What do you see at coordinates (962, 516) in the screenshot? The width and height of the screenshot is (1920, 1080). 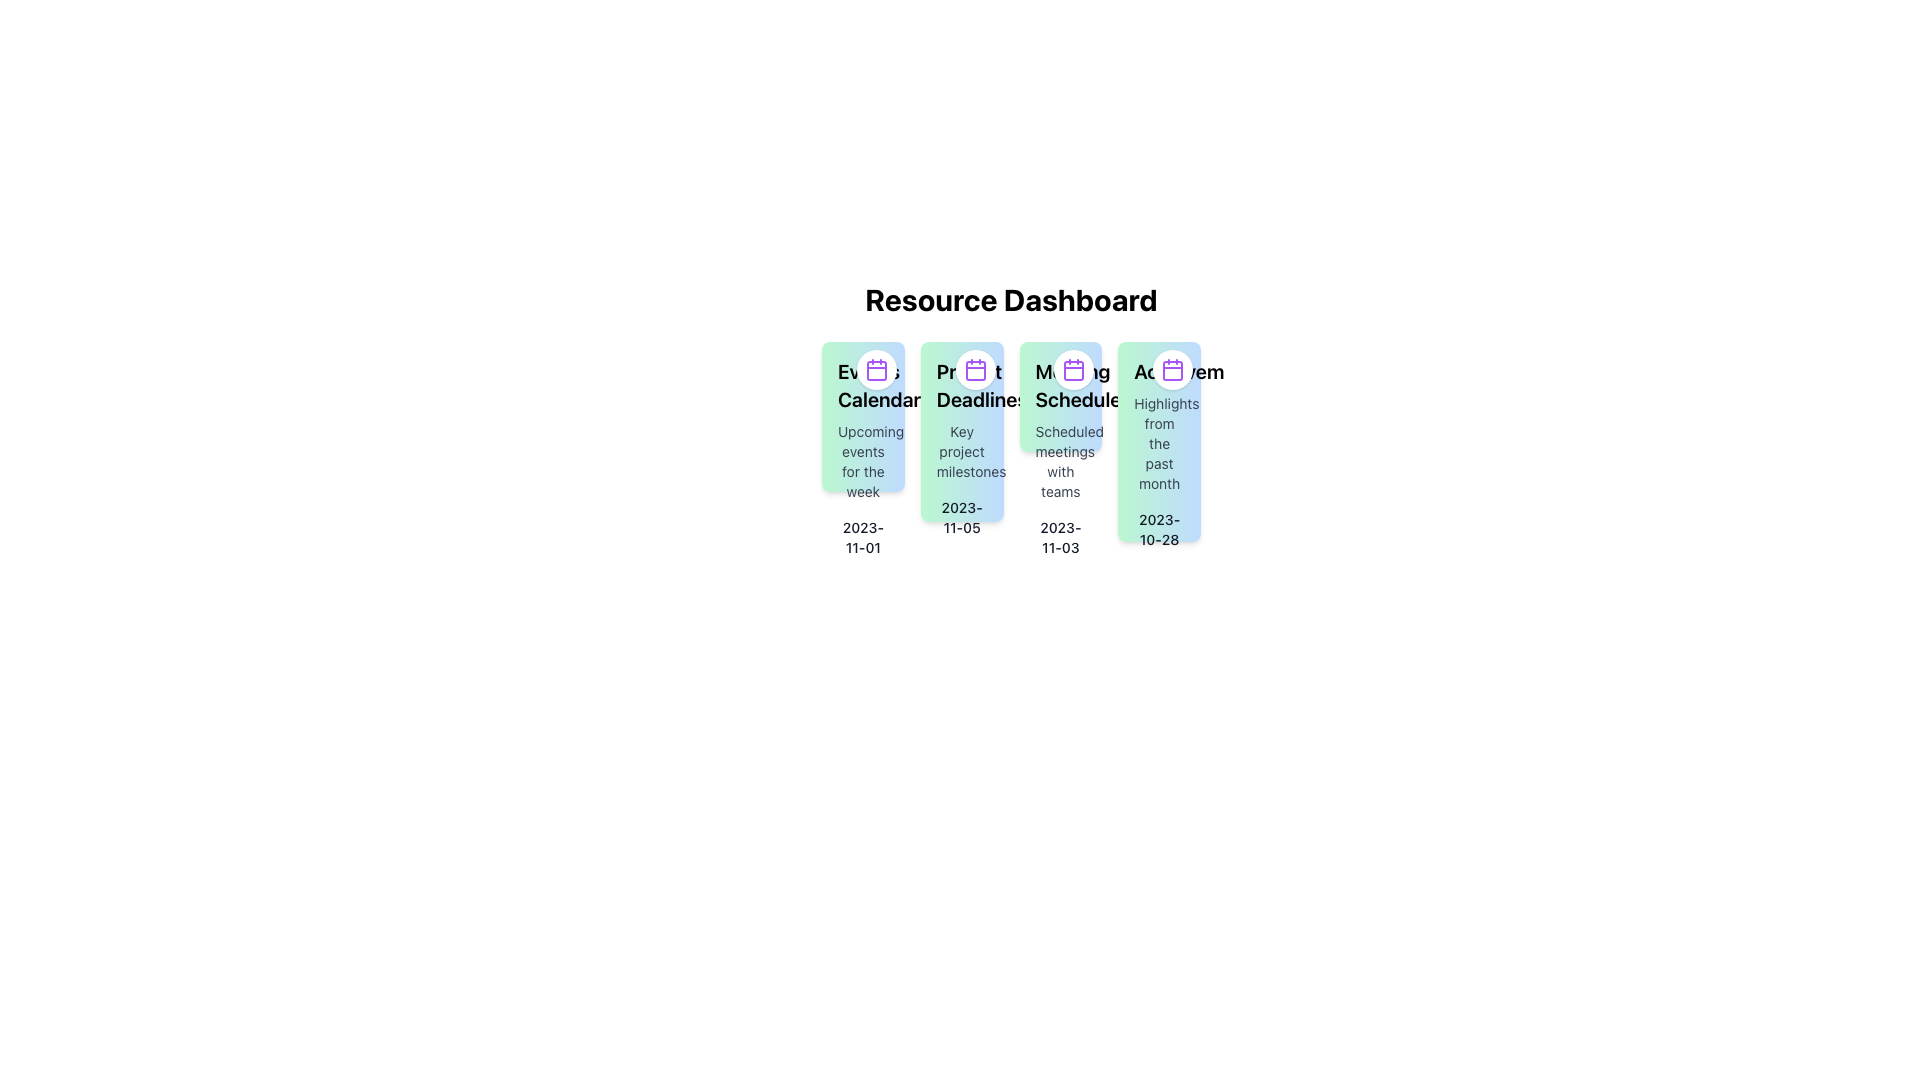 I see `date information displayed as '2023-11-05' in a small, bold font beneath the 'Key project milestones' section` at bounding box center [962, 516].